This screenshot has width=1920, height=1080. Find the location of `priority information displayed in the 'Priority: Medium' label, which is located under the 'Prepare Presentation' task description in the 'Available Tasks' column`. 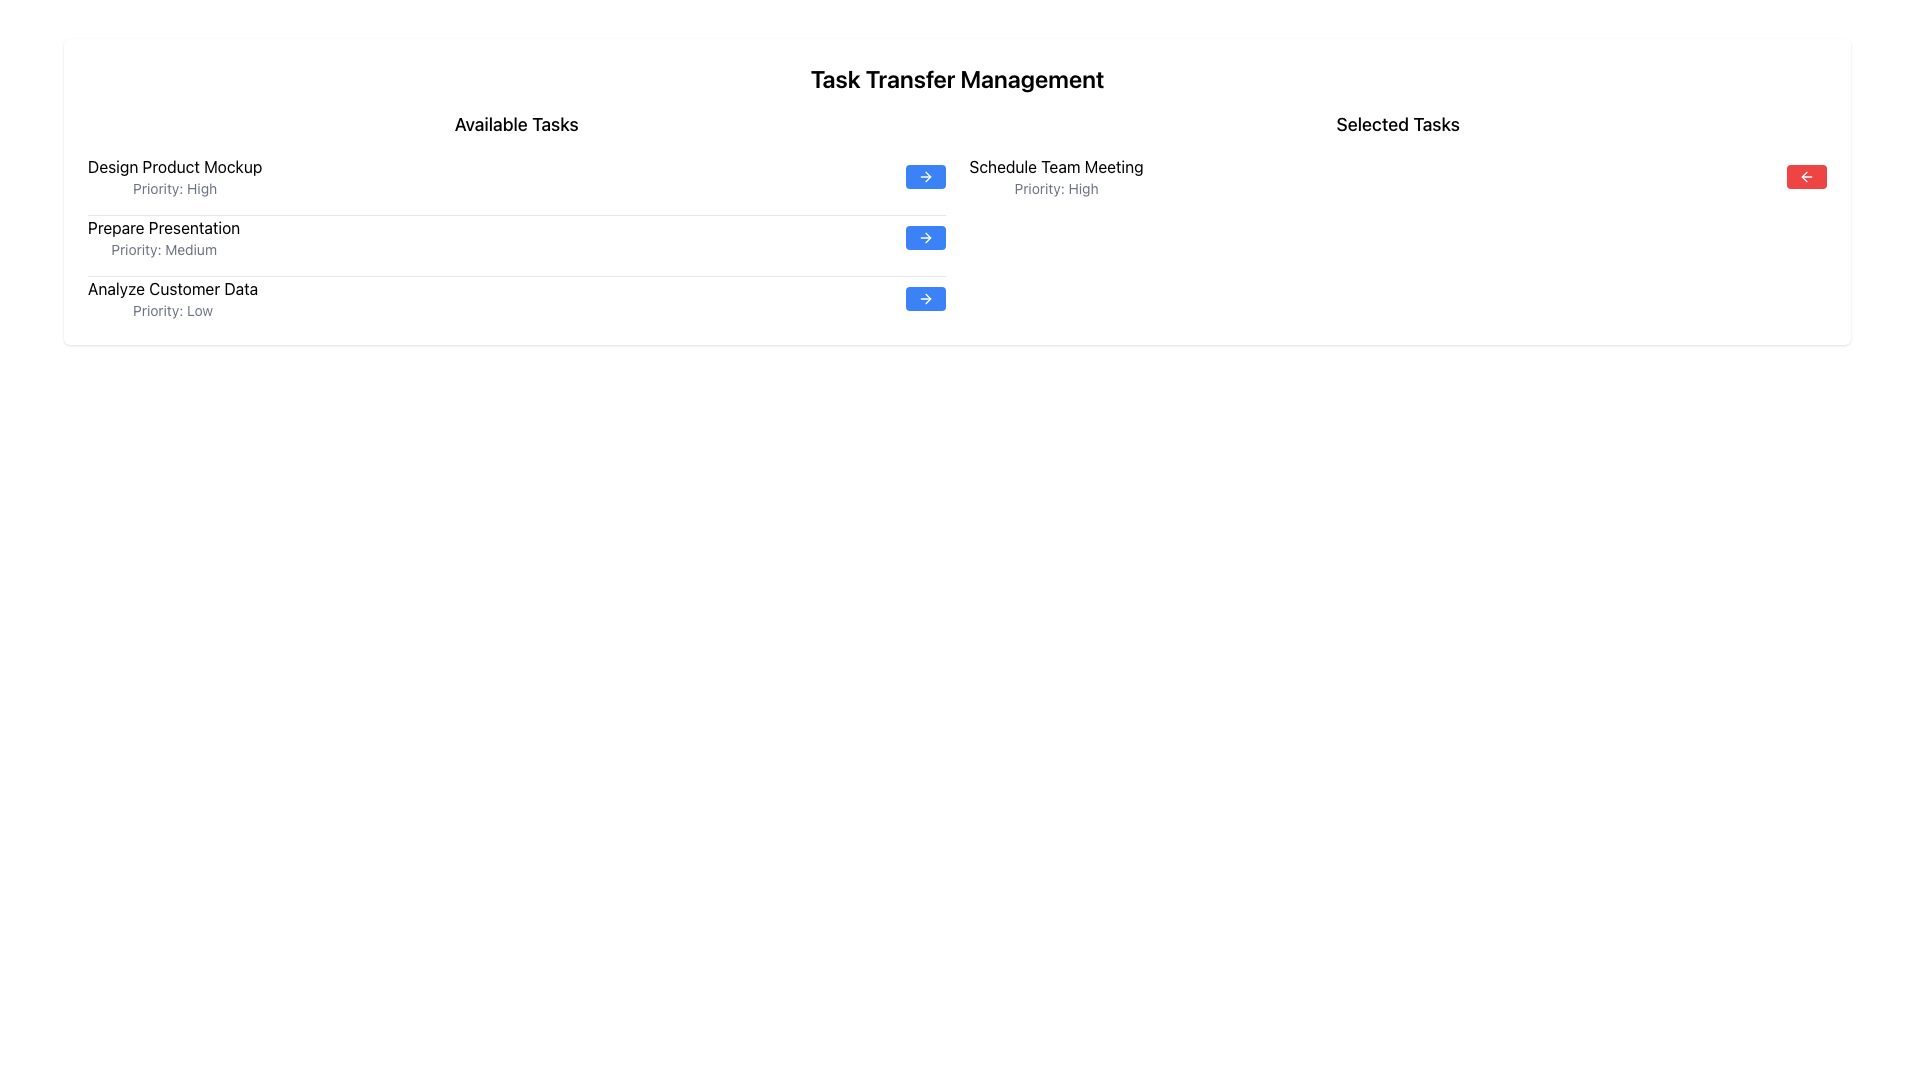

priority information displayed in the 'Priority: Medium' label, which is located under the 'Prepare Presentation' task description in the 'Available Tasks' column is located at coordinates (164, 249).